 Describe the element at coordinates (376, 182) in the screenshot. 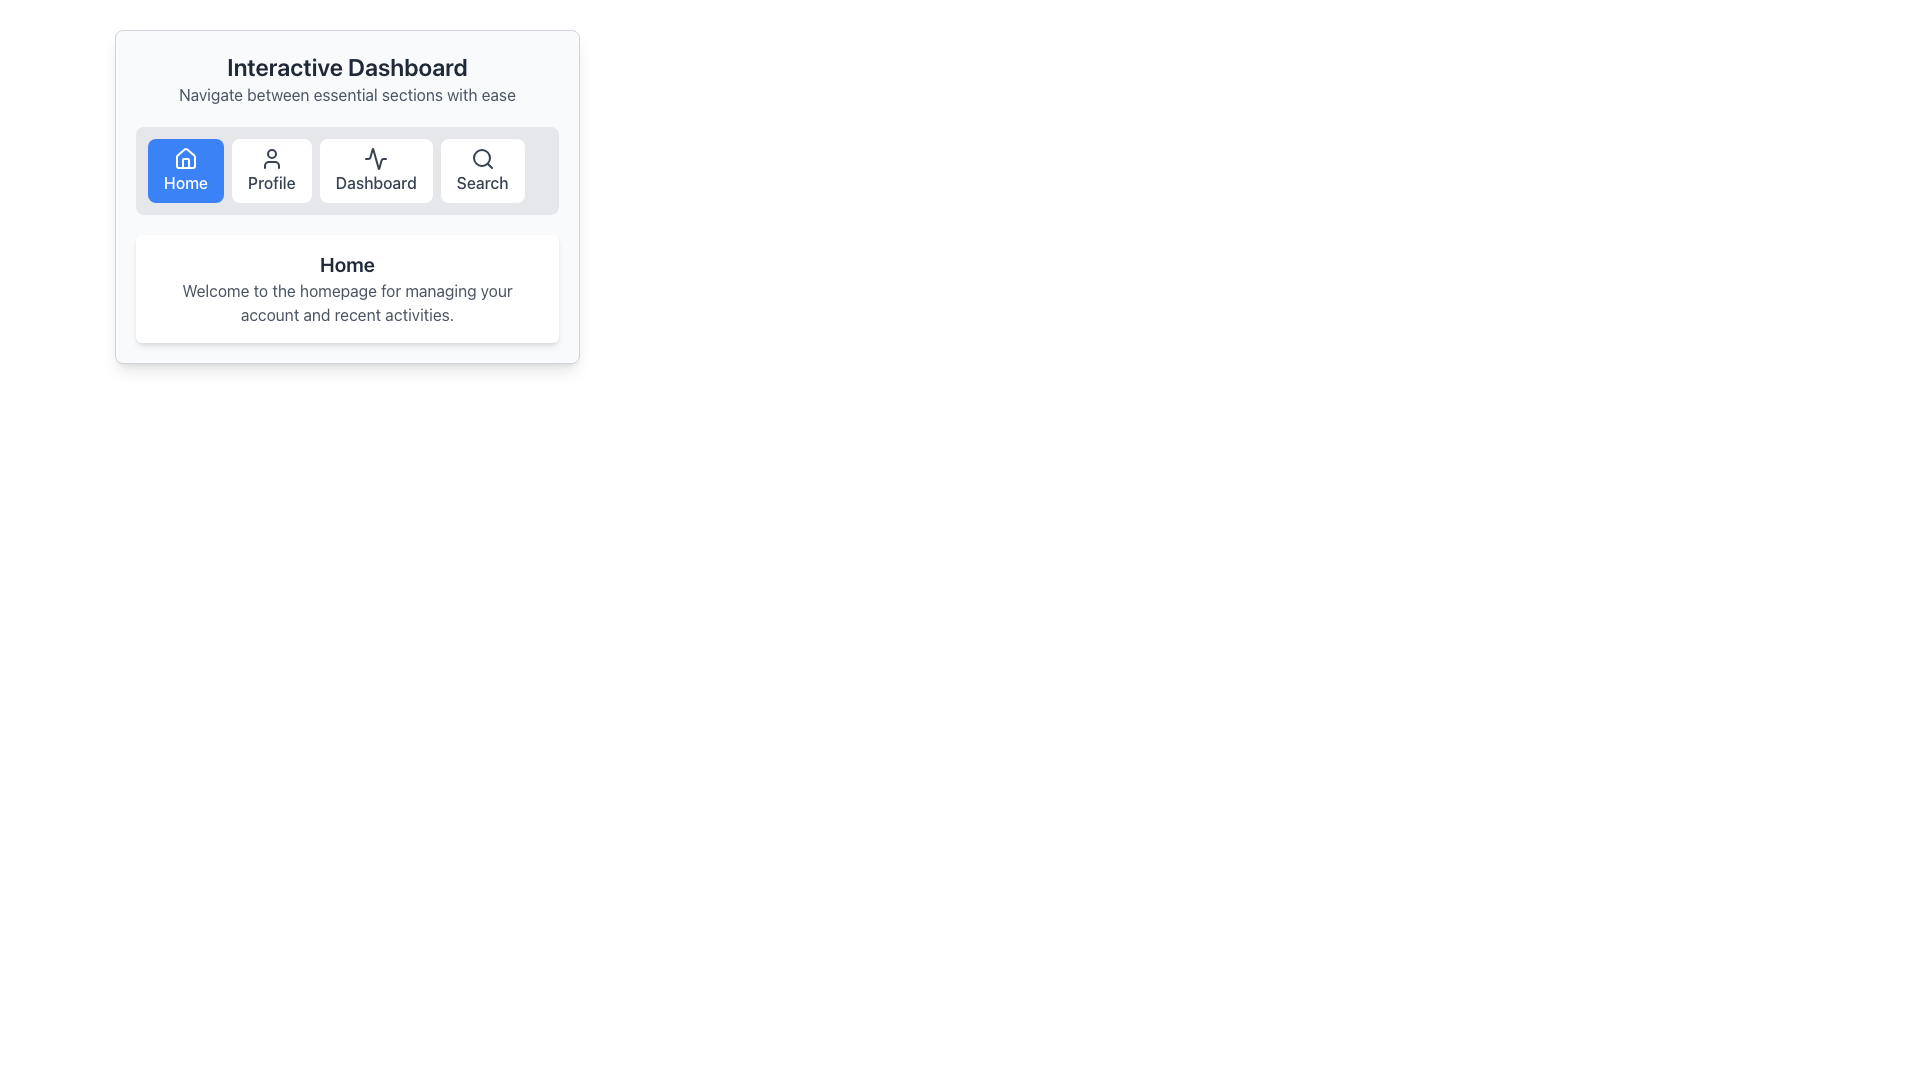

I see `the Text label for the Dashboard navigation option` at that location.